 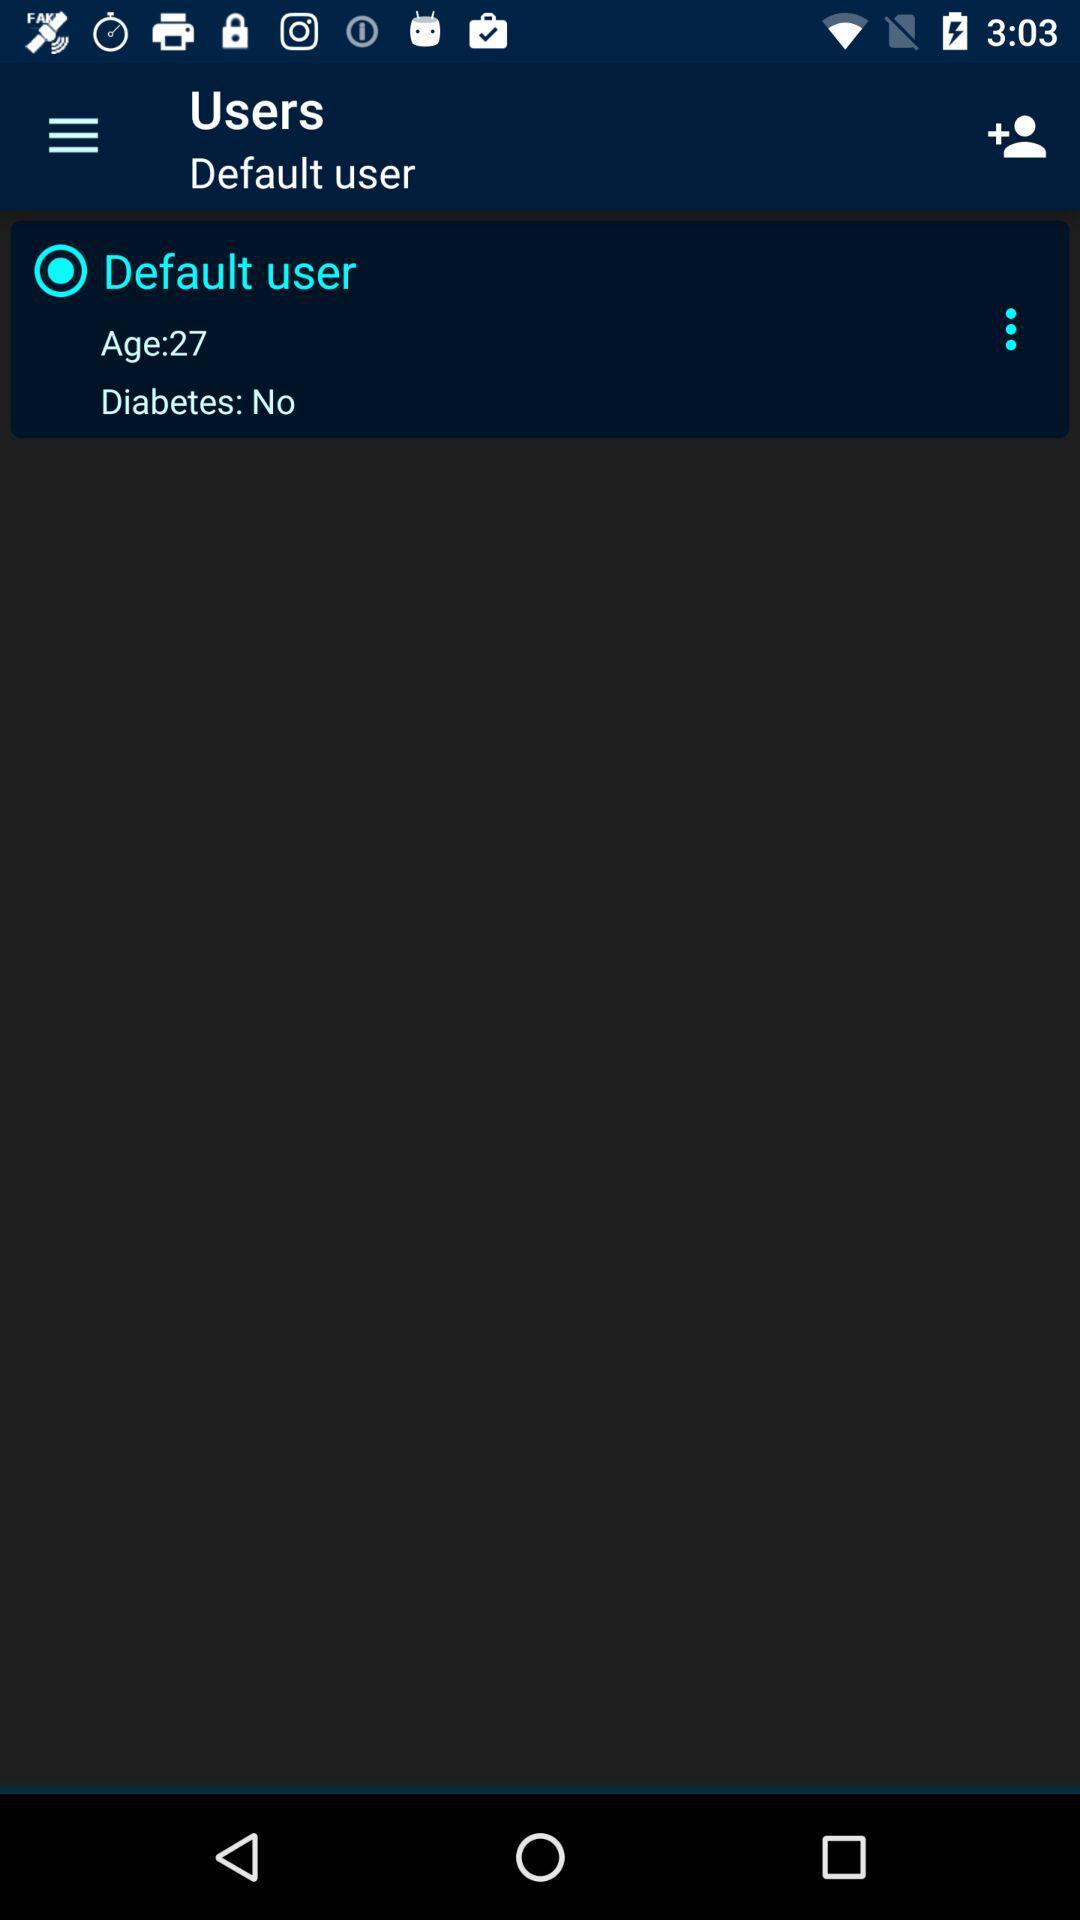 What do you see at coordinates (159, 400) in the screenshot?
I see `icon below age:27 icon` at bounding box center [159, 400].